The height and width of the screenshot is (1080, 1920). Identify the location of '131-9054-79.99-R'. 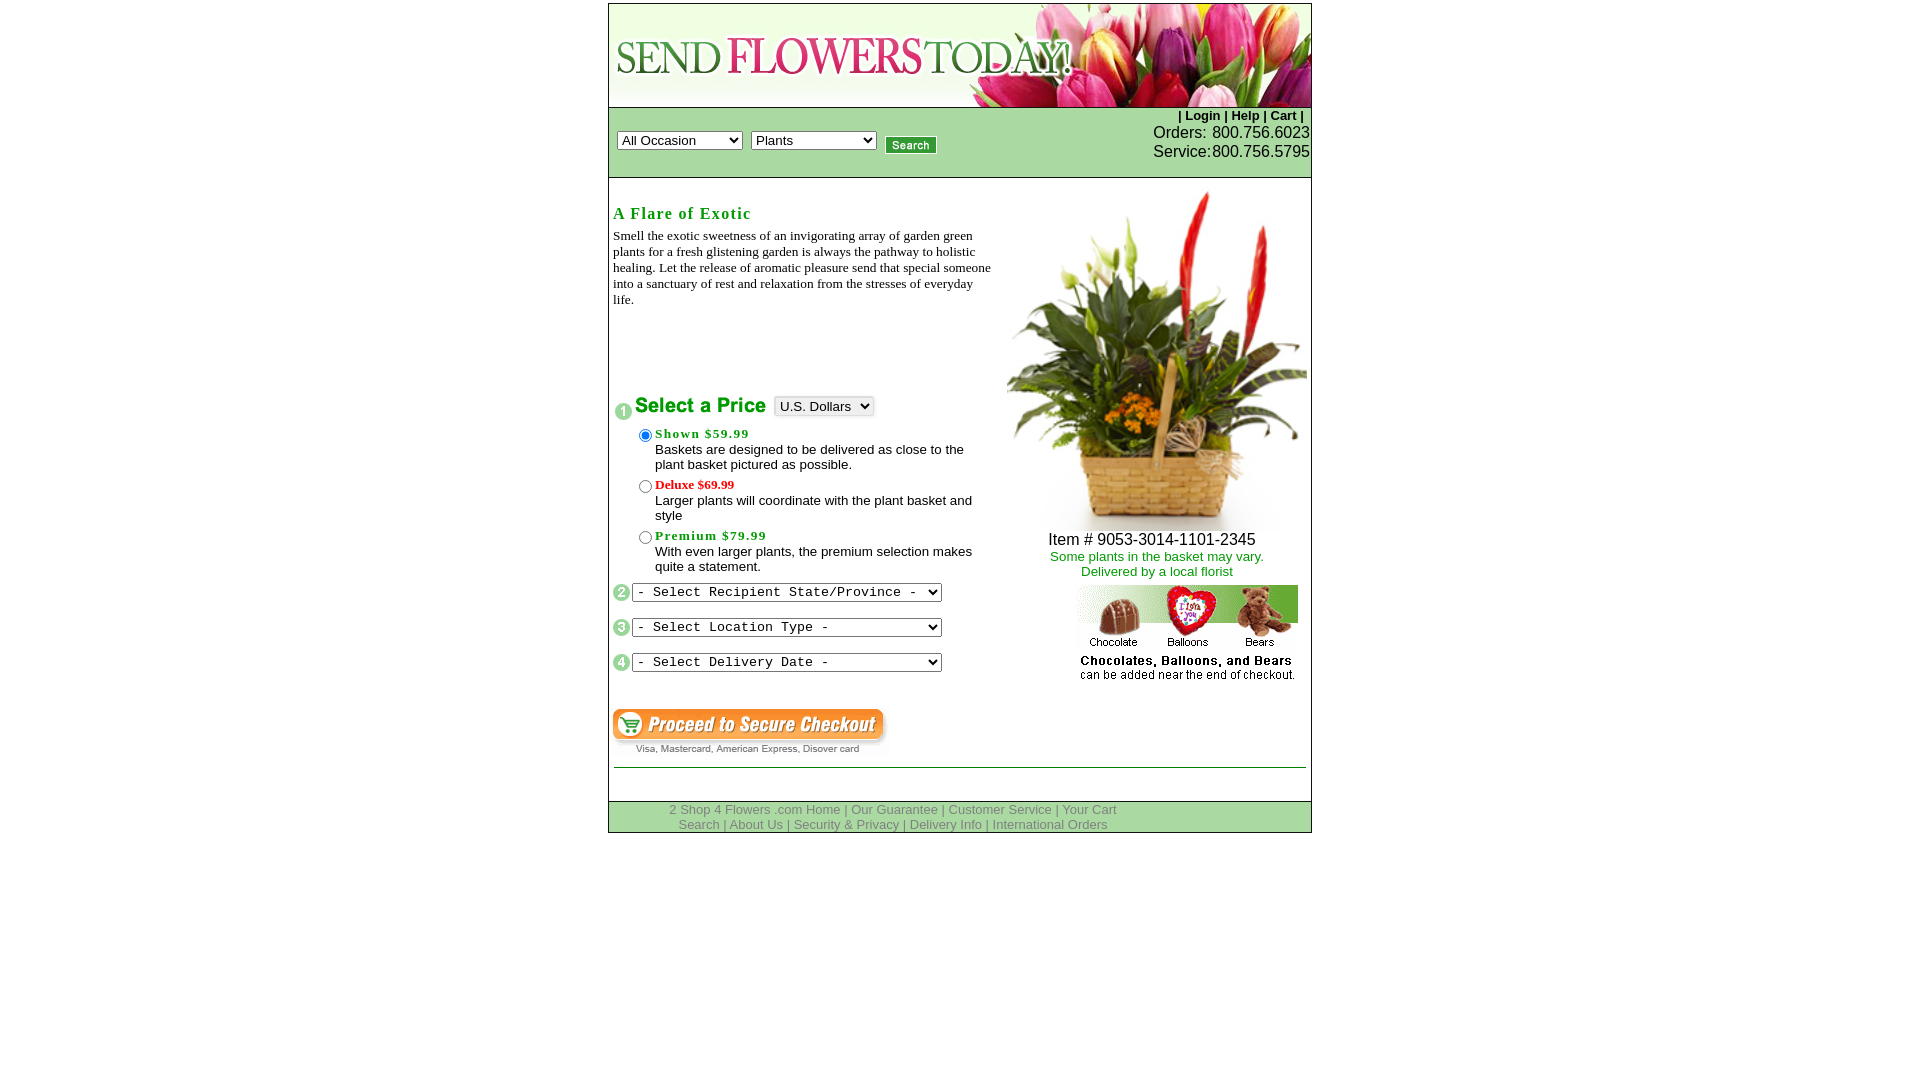
(645, 486).